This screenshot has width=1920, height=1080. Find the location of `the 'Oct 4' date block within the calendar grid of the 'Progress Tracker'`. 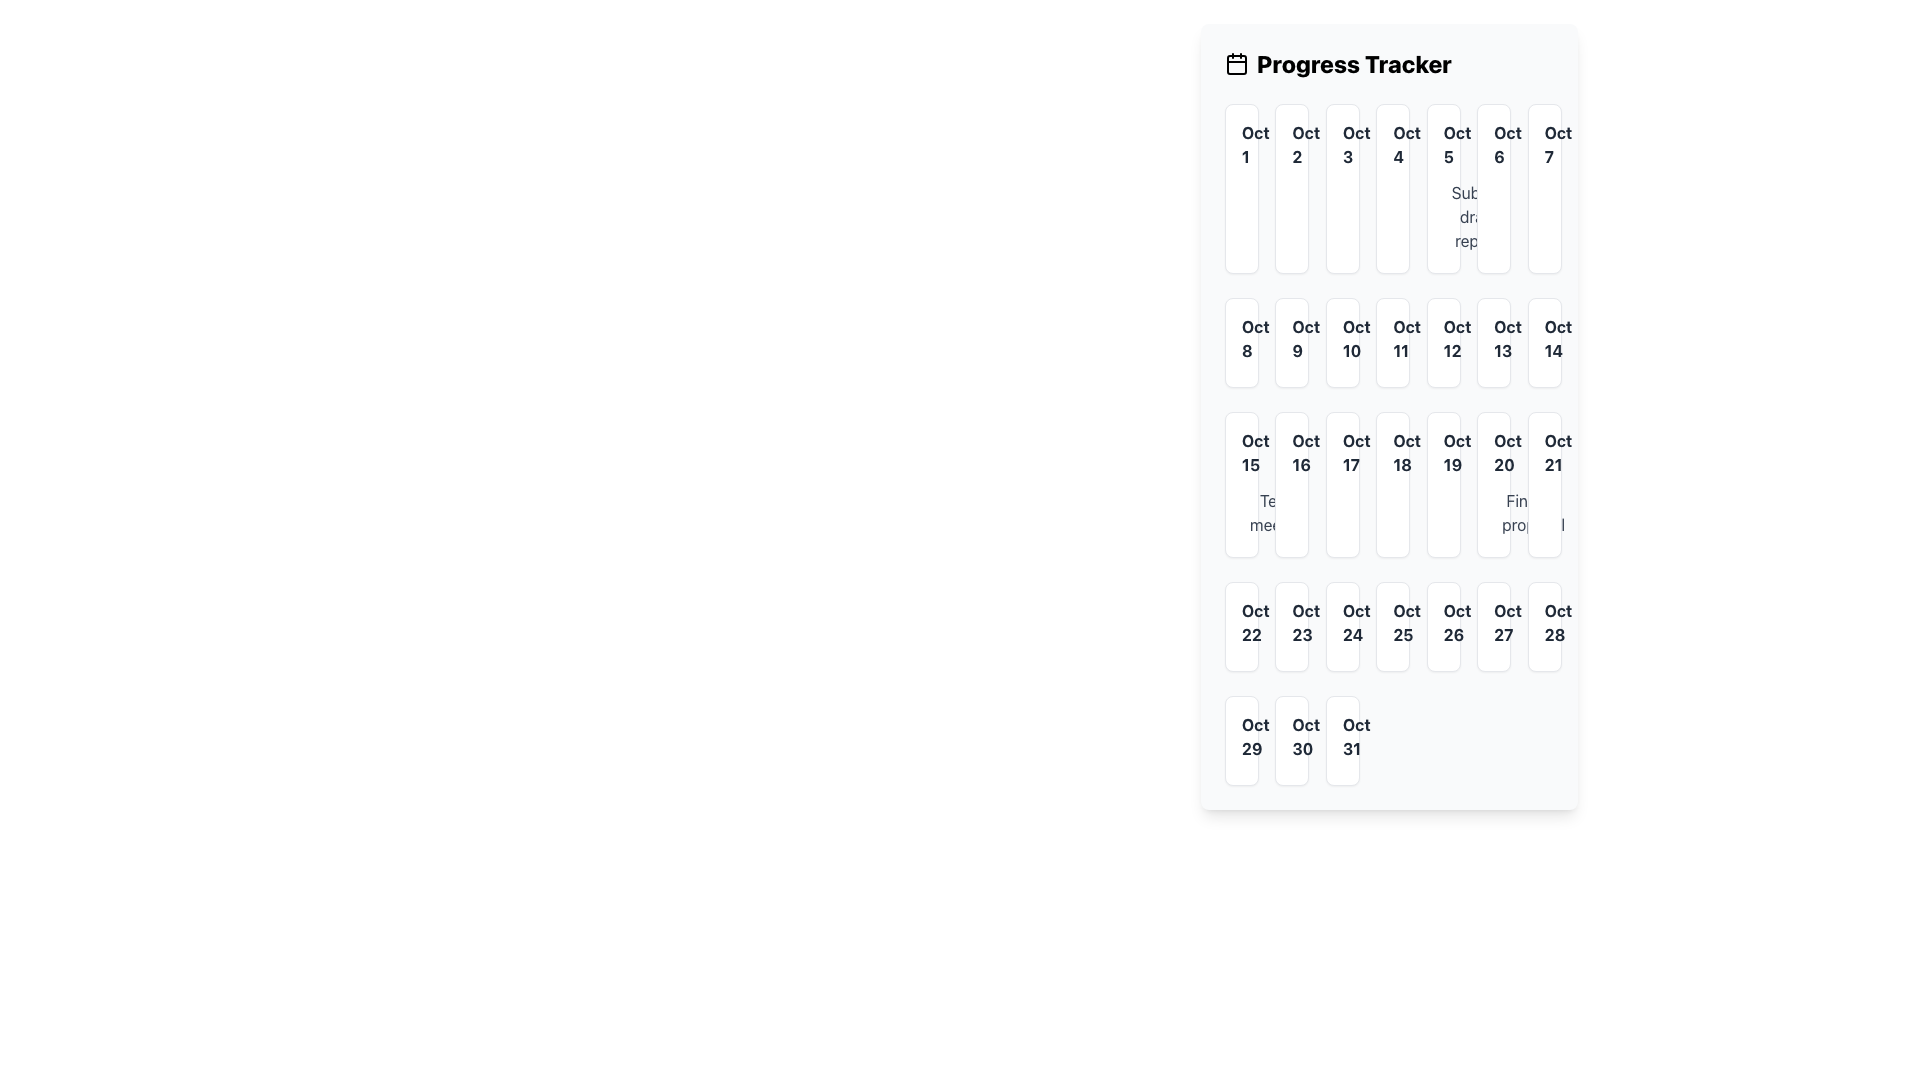

the 'Oct 4' date block within the calendar grid of the 'Progress Tracker' is located at coordinates (1392, 189).